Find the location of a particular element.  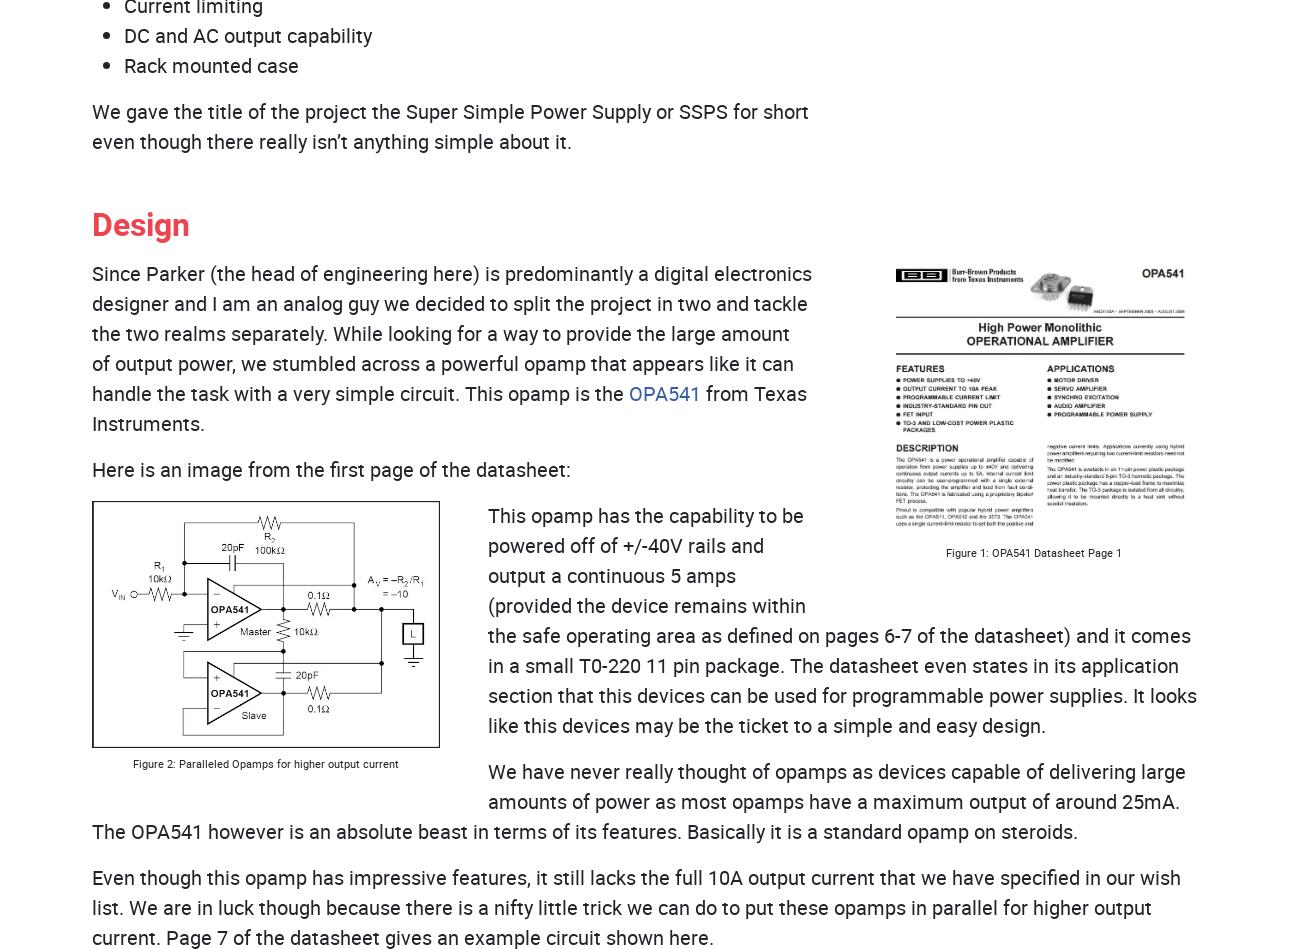

'RSS Feed' is located at coordinates (276, 424).